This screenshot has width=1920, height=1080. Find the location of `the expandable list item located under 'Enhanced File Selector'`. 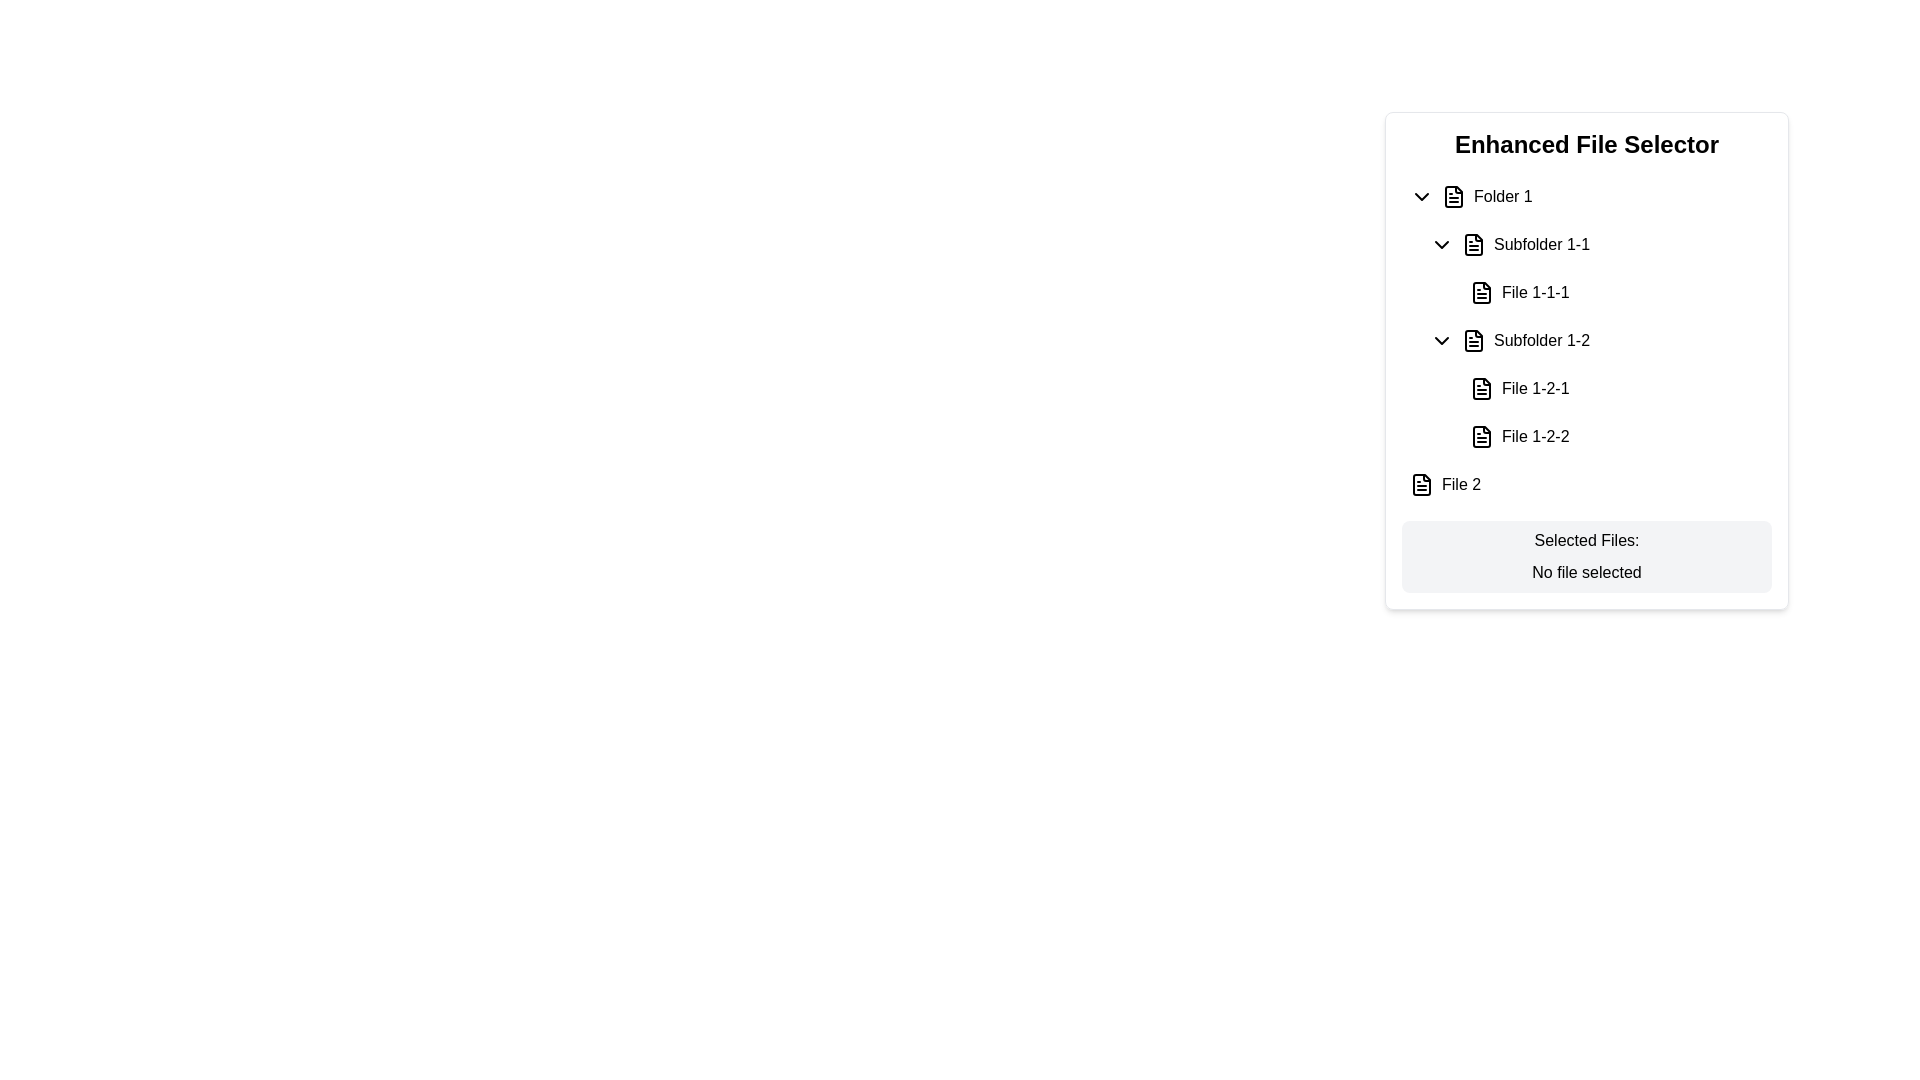

the expandable list item located under 'Enhanced File Selector' is located at coordinates (1596, 244).